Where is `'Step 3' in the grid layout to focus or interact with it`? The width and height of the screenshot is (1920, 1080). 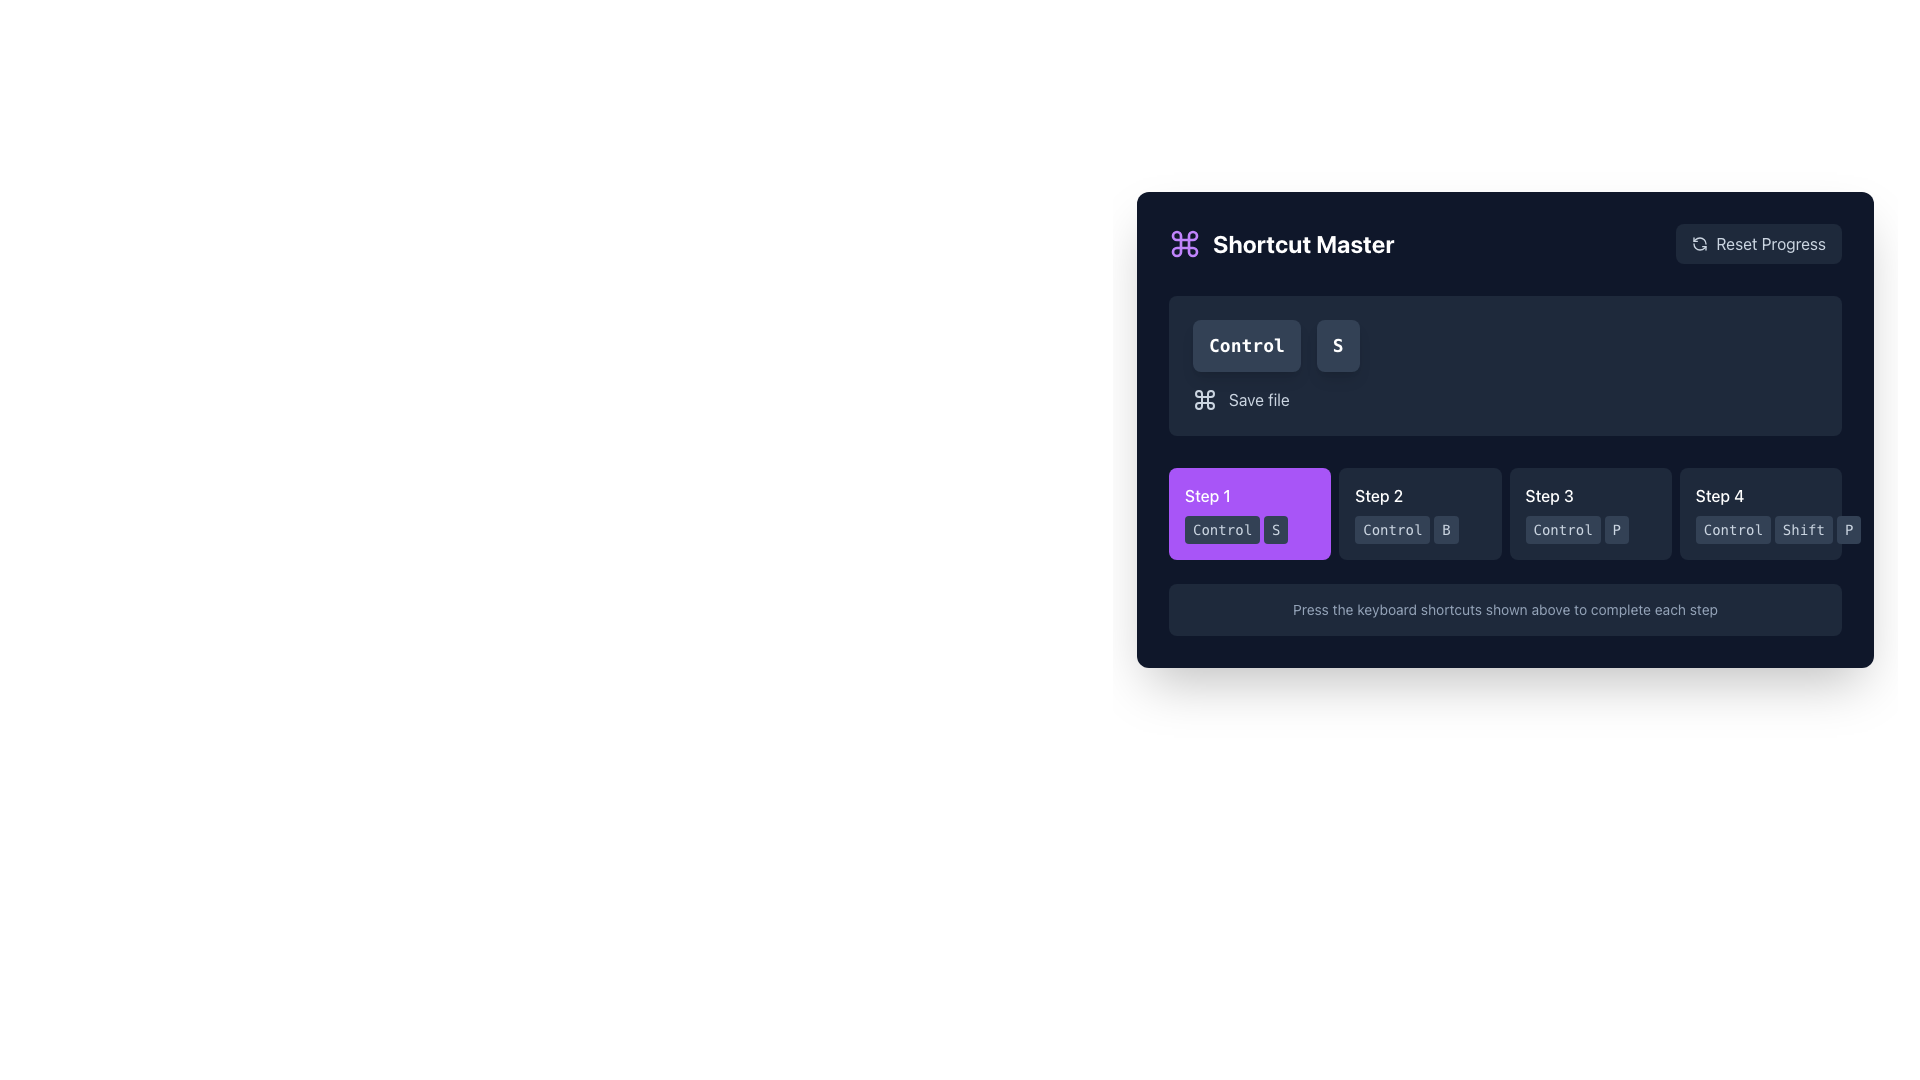 'Step 3' in the grid layout to focus or interact with it is located at coordinates (1505, 512).